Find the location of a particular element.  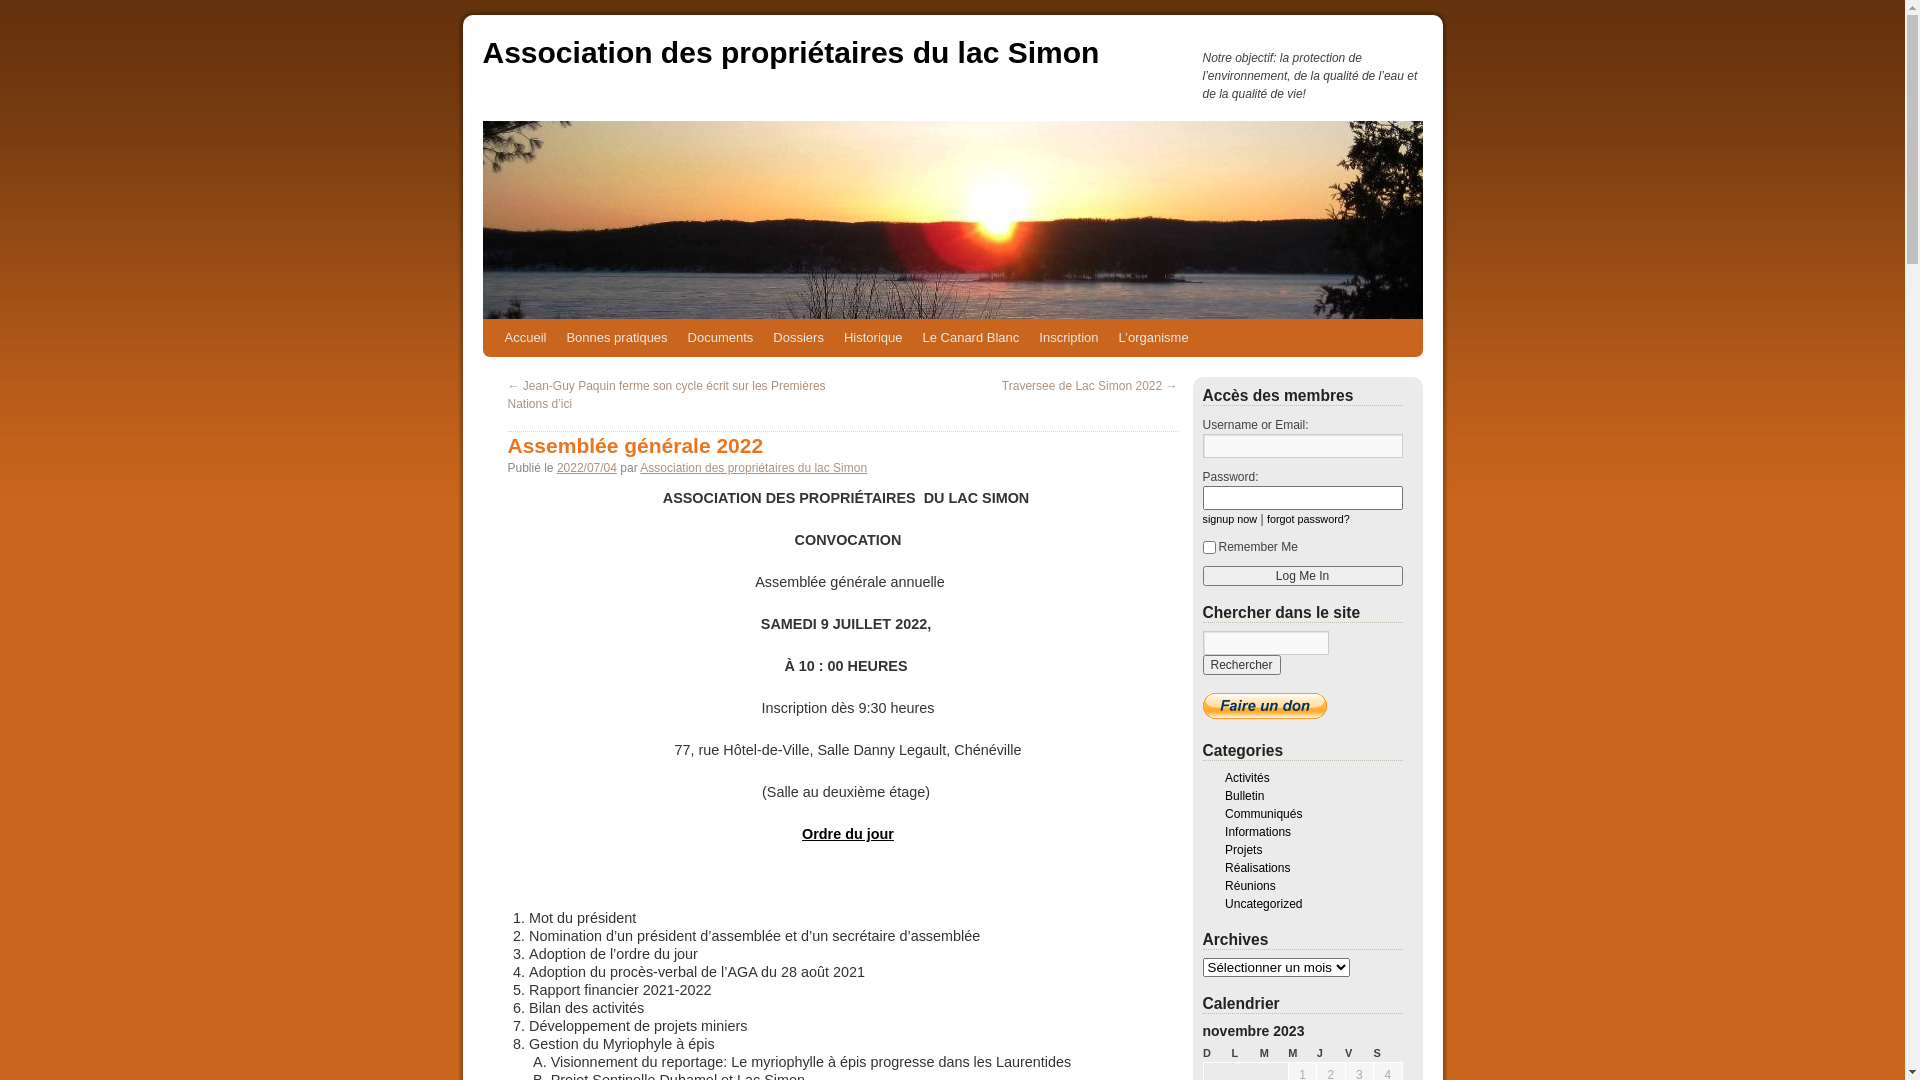

'Bulletin' is located at coordinates (1243, 794).